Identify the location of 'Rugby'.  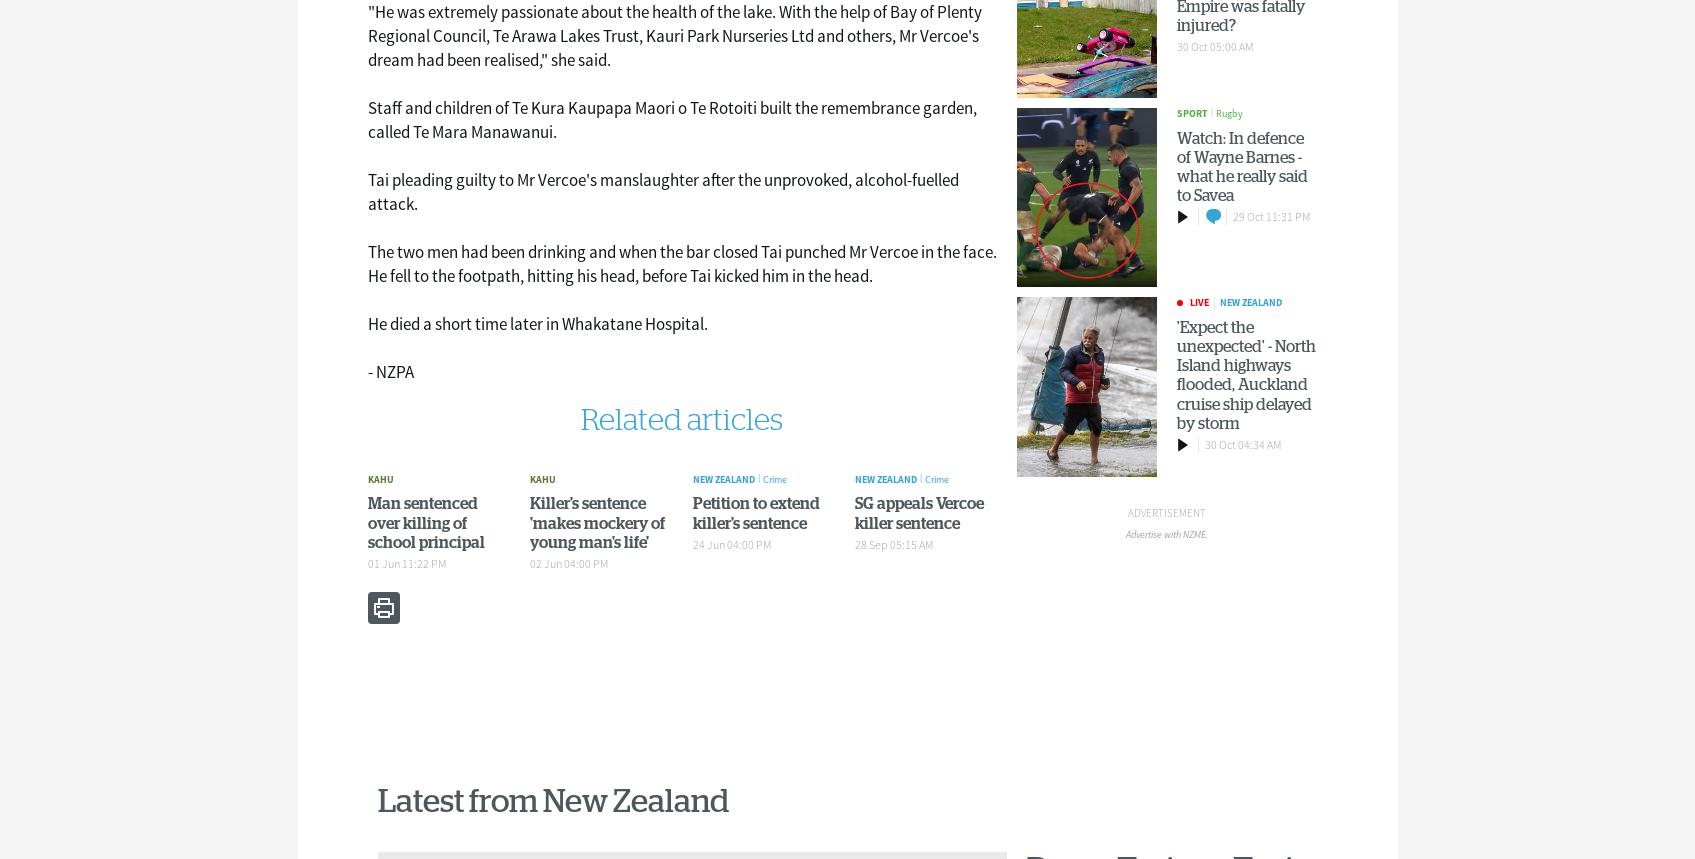
(1229, 113).